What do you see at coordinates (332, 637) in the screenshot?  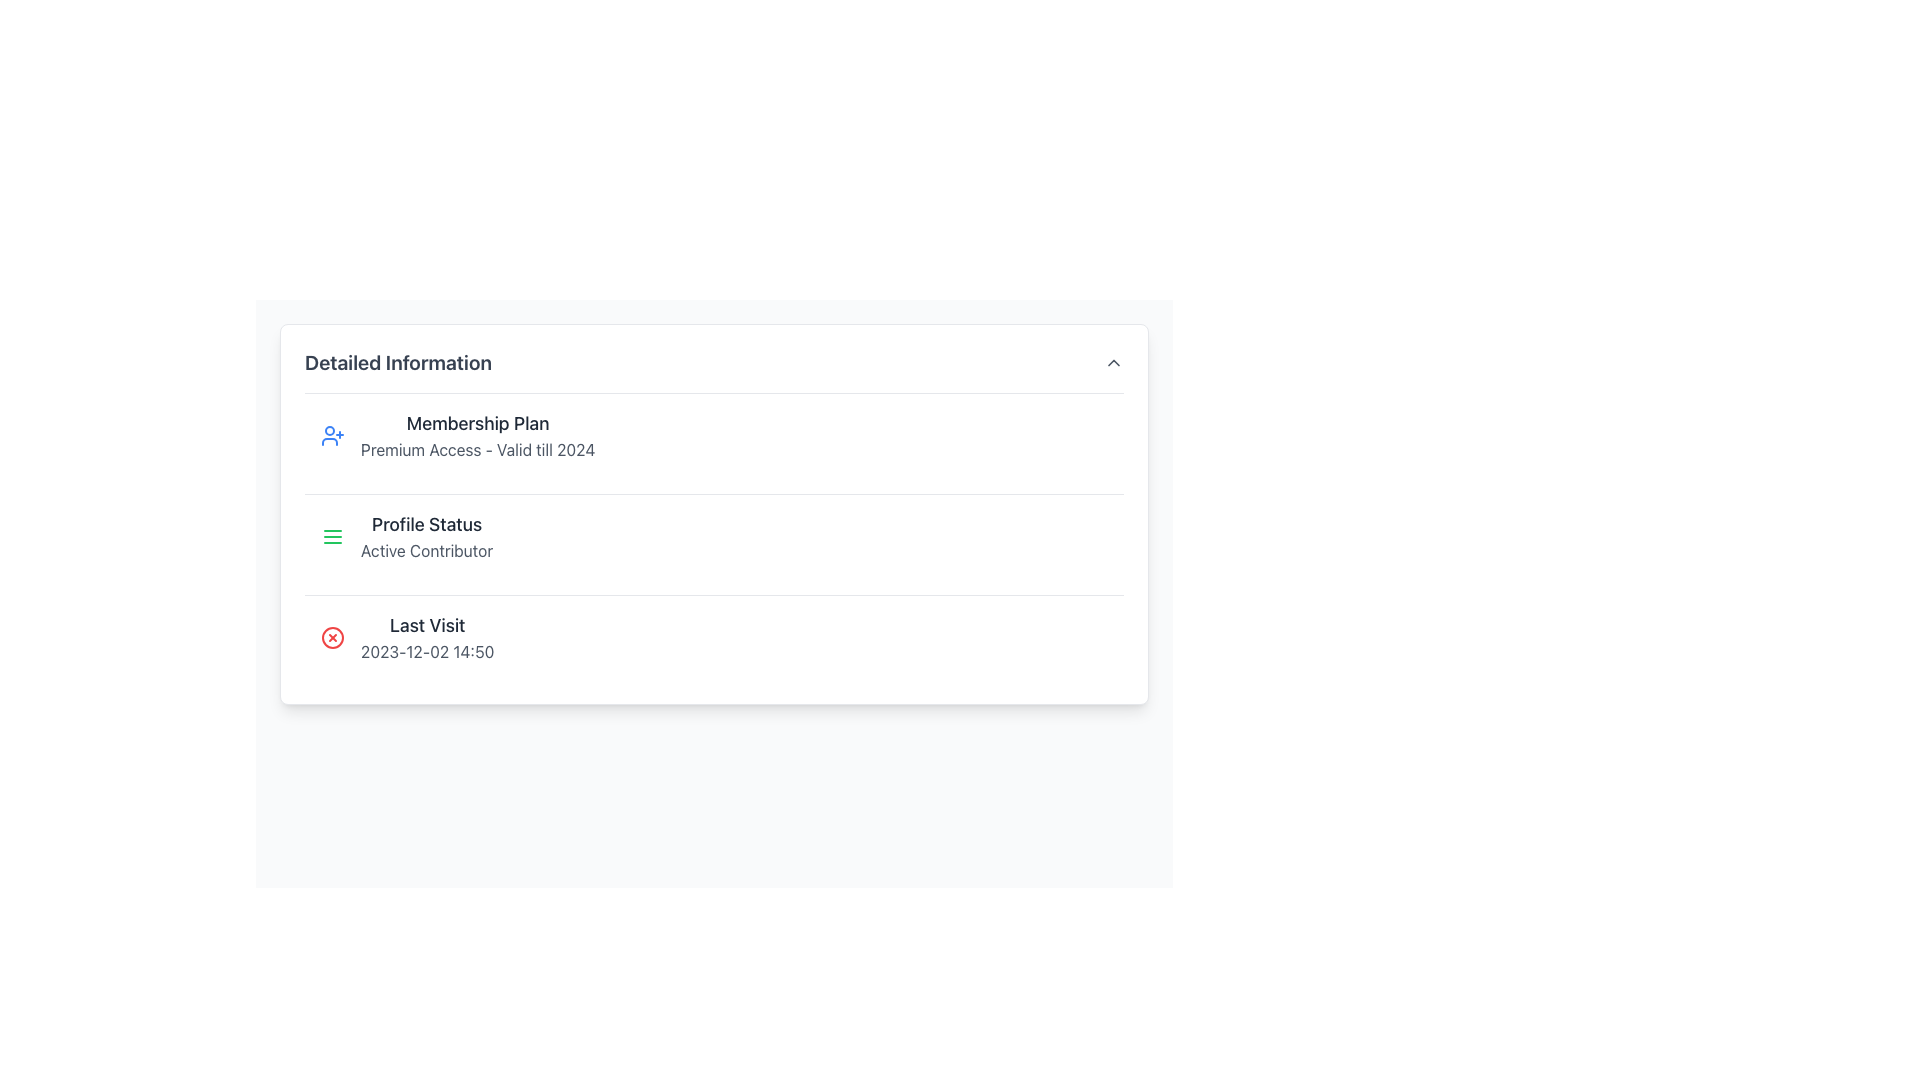 I see `the red circular close icon with an 'X' shape located in the 'Last Visit' section, positioned to the left of the date and time text ('2023-12-02 14:50')` at bounding box center [332, 637].